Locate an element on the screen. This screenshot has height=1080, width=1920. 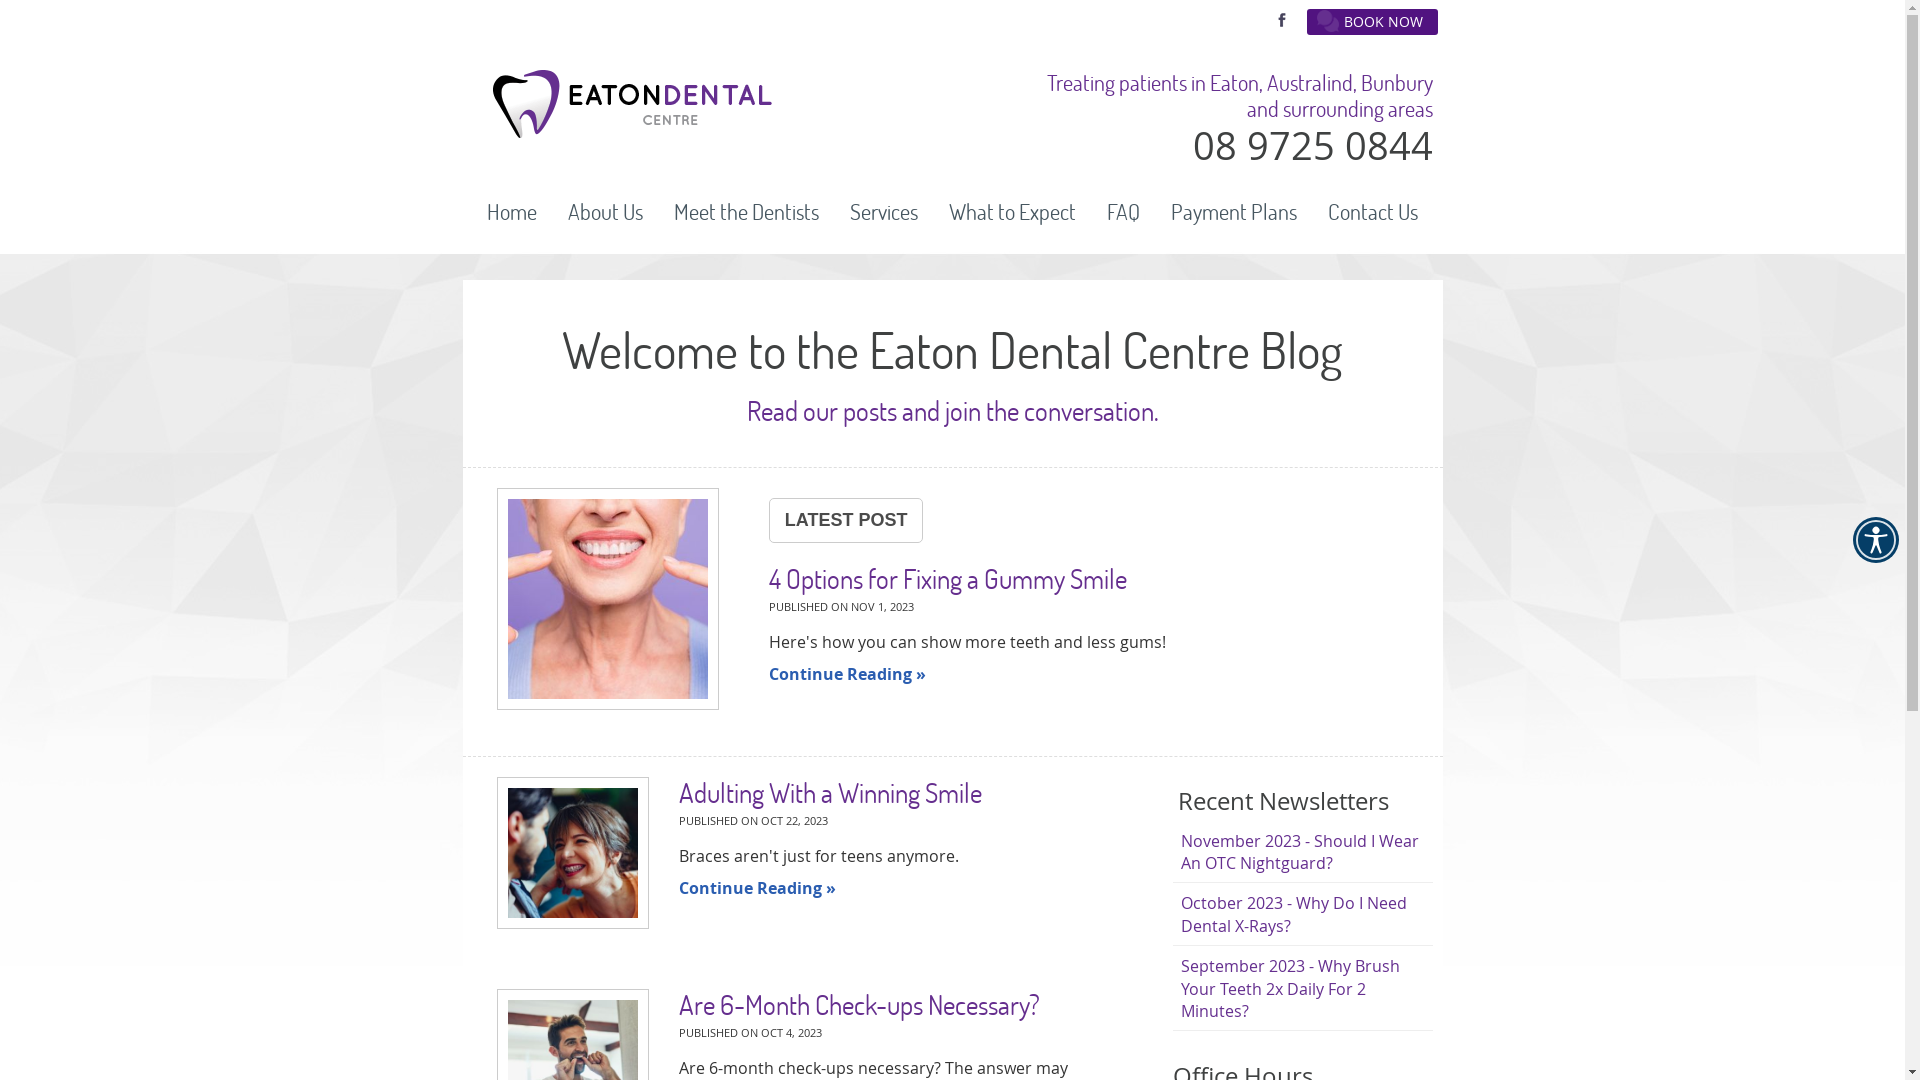
'Payment Plans' is located at coordinates (1233, 212).